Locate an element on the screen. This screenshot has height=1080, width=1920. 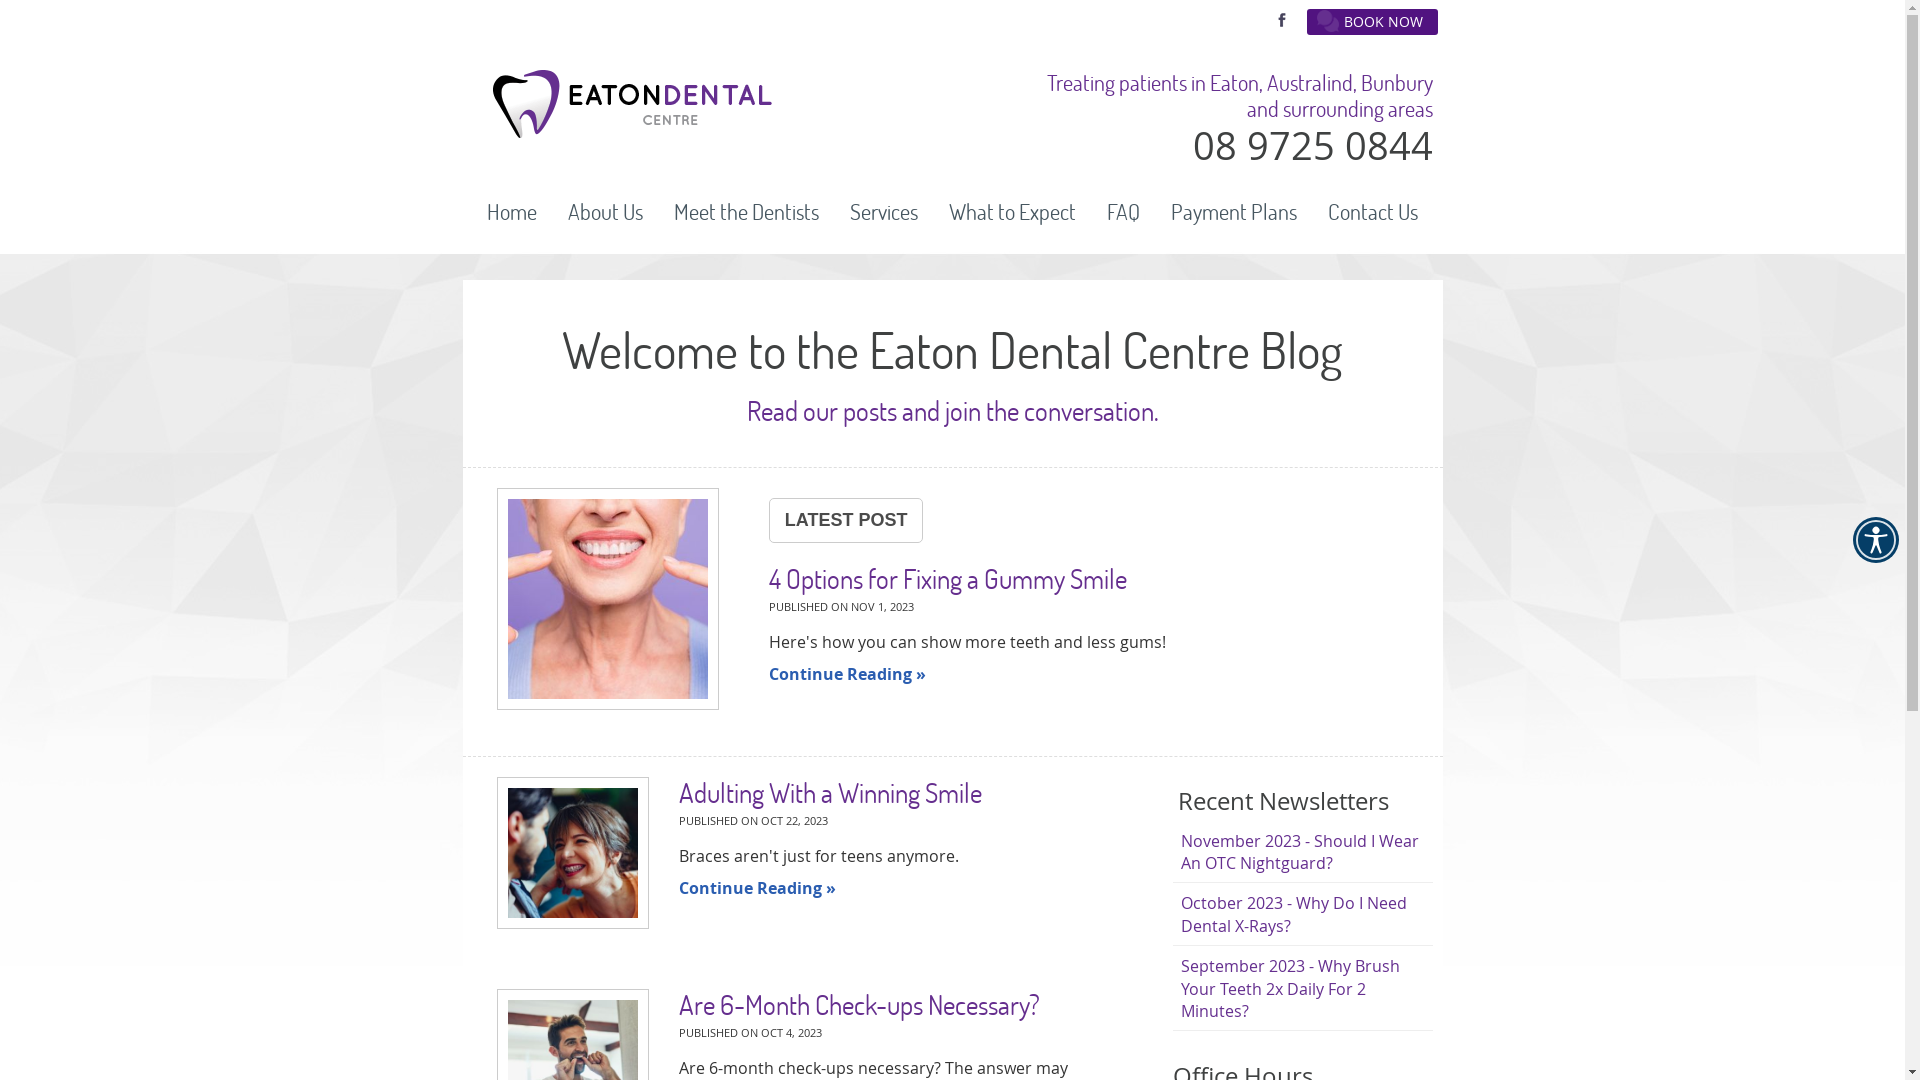
'Payment Plans' is located at coordinates (1233, 212).